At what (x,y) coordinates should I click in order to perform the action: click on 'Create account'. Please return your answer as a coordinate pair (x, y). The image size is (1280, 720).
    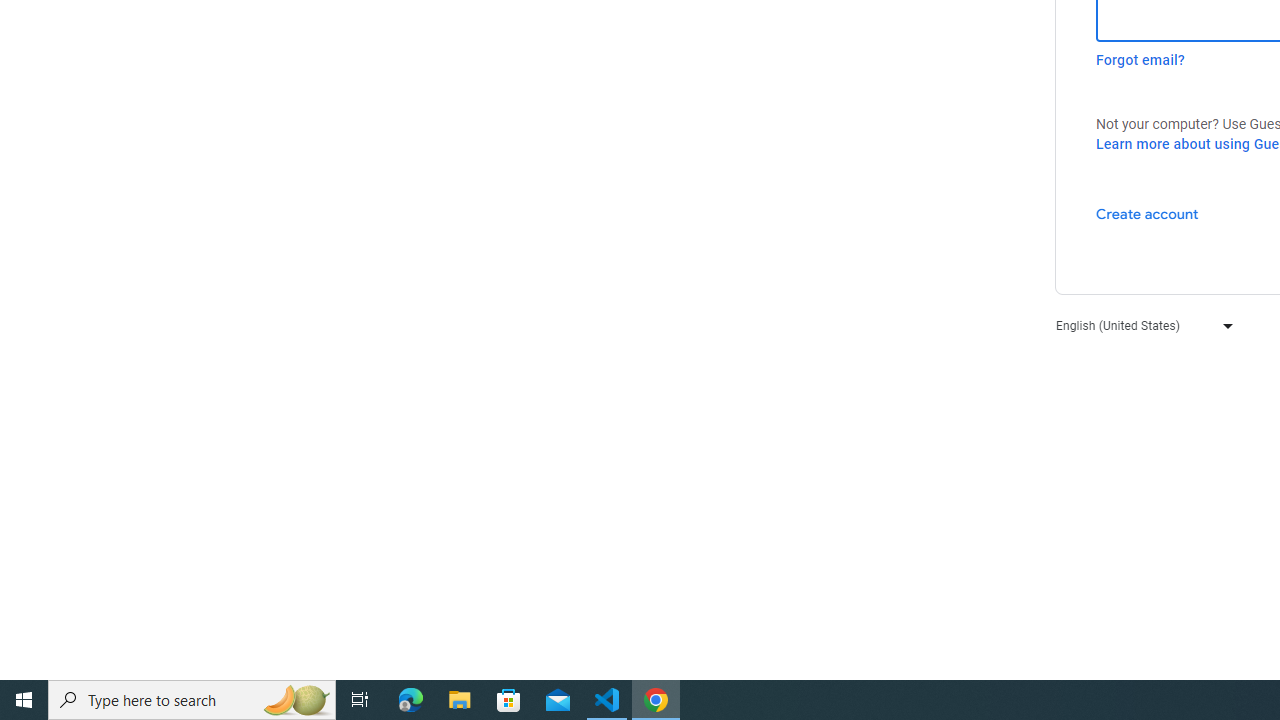
    Looking at the image, I should click on (1146, 213).